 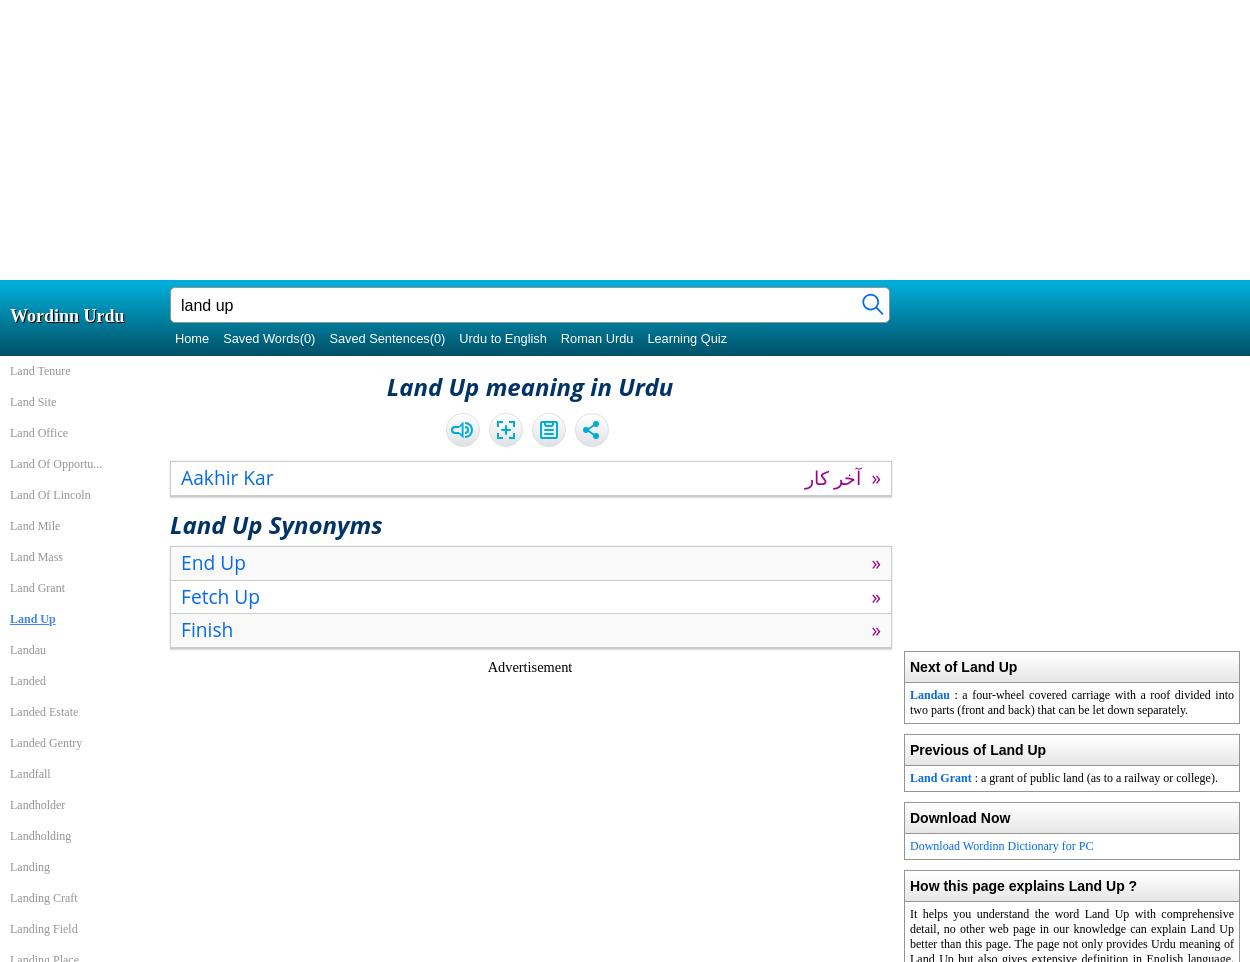 What do you see at coordinates (1001, 845) in the screenshot?
I see `'Download Wordinn Dictionary for PC'` at bounding box center [1001, 845].